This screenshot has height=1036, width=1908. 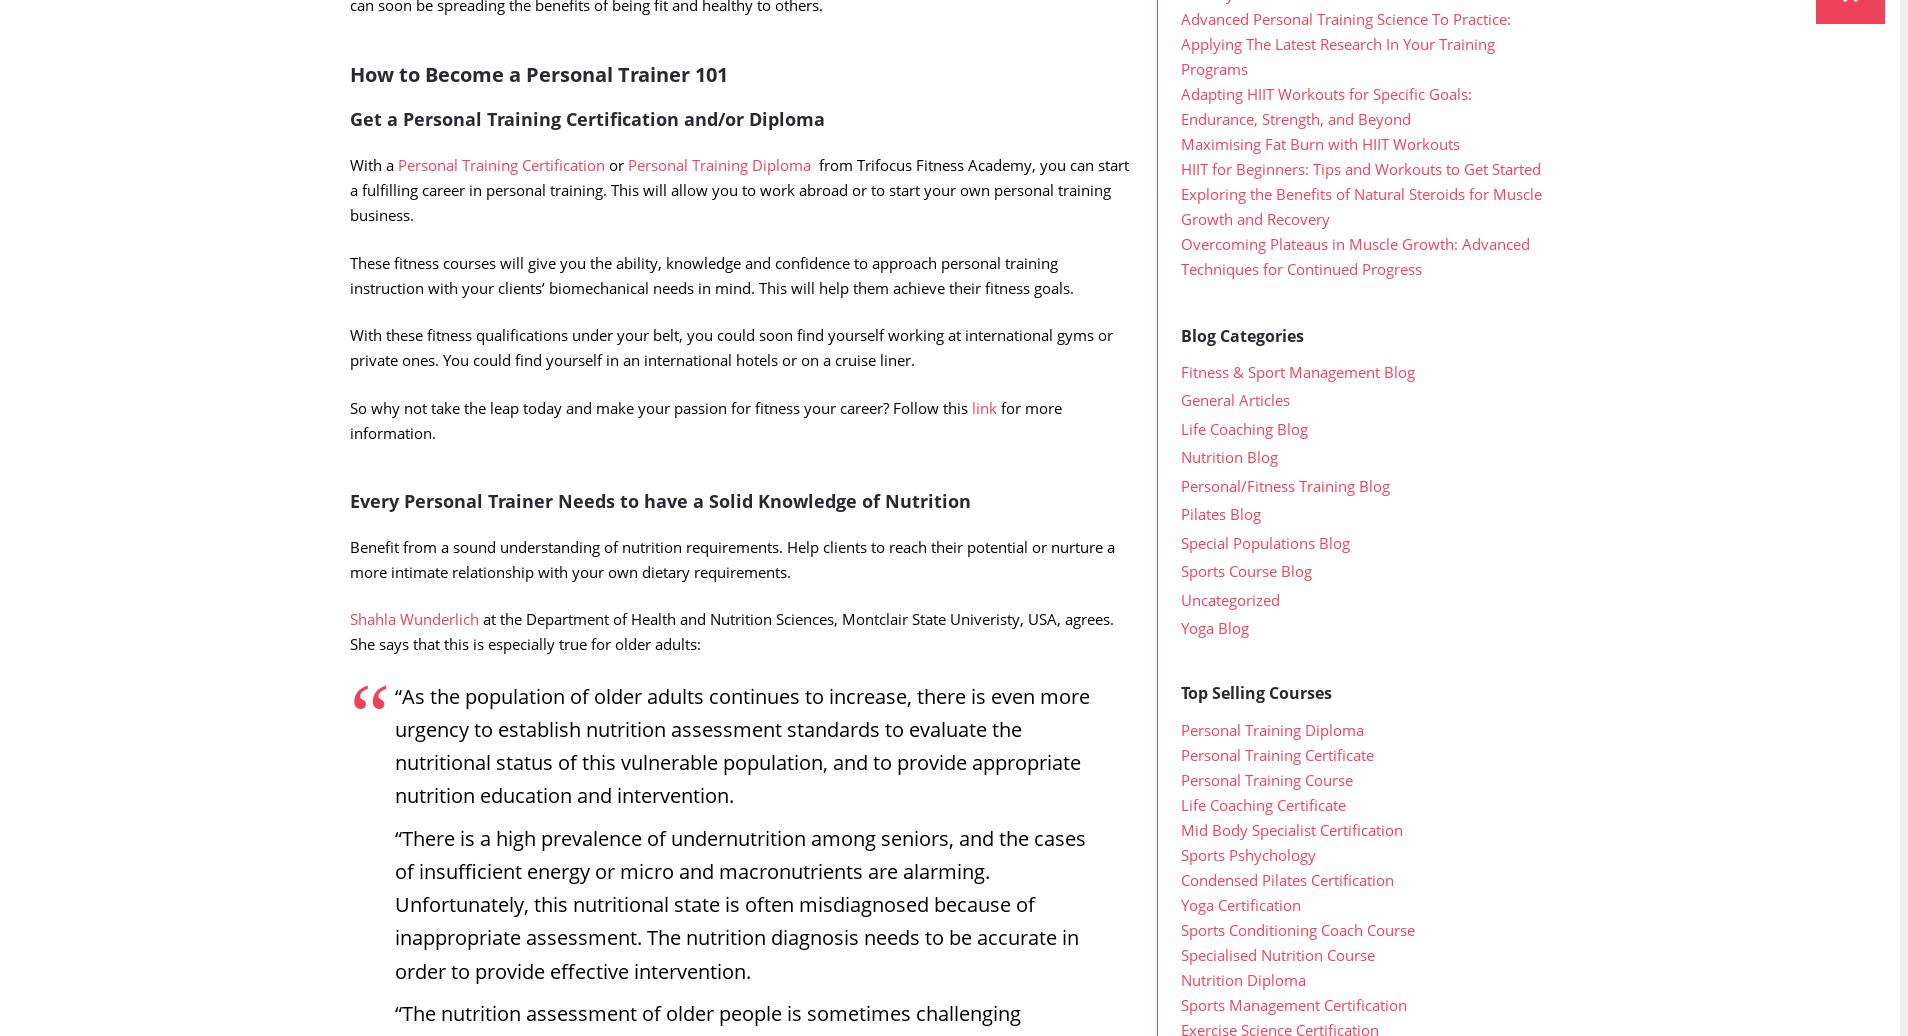 What do you see at coordinates (1265, 819) in the screenshot?
I see `'Personal Training Course'` at bounding box center [1265, 819].